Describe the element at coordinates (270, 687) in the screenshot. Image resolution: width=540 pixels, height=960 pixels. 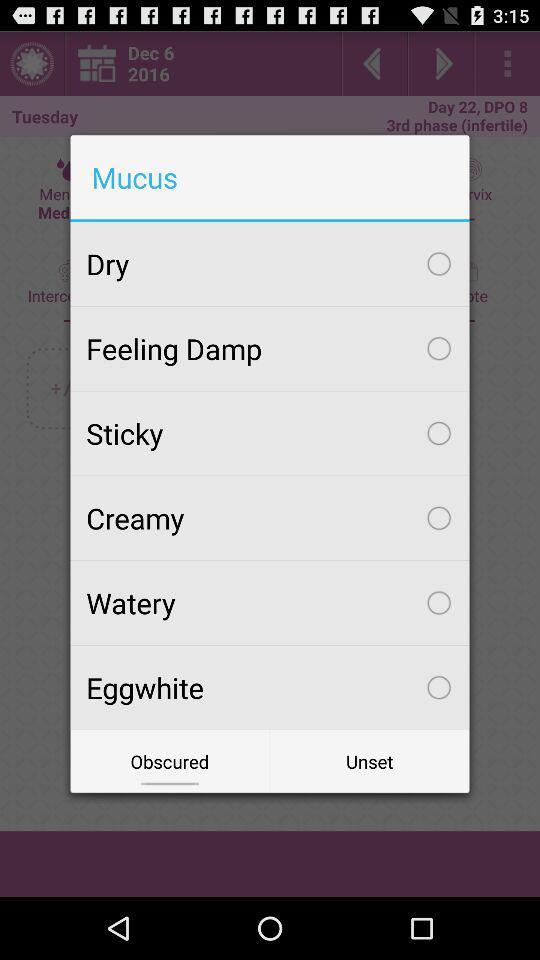
I see `the eggwhite checkbox` at that location.